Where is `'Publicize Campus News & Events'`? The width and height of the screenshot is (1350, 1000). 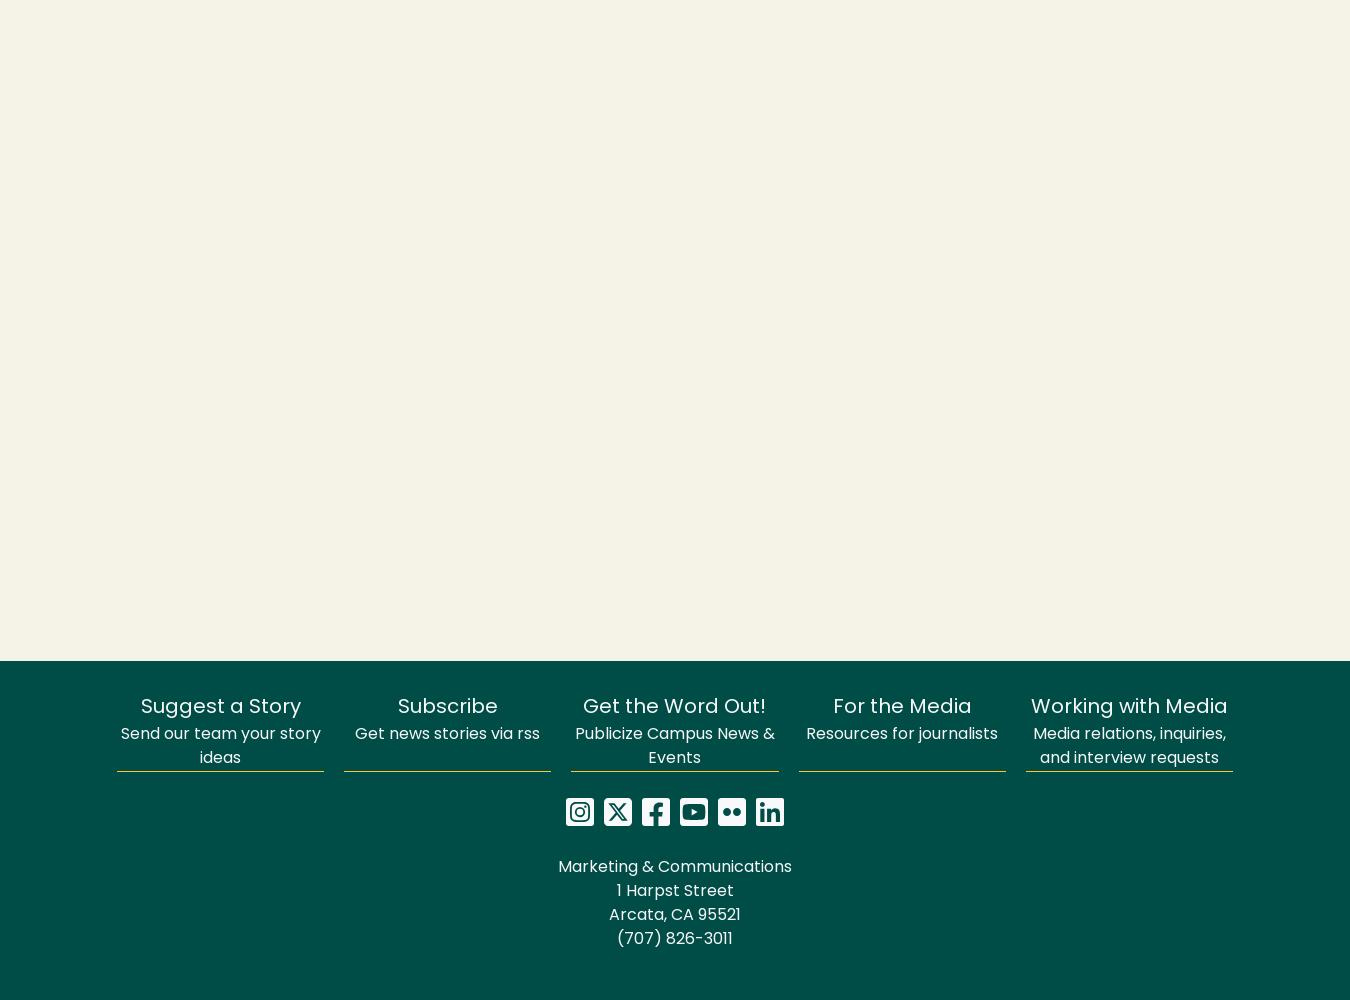
'Publicize Campus News & Events' is located at coordinates (674, 746).